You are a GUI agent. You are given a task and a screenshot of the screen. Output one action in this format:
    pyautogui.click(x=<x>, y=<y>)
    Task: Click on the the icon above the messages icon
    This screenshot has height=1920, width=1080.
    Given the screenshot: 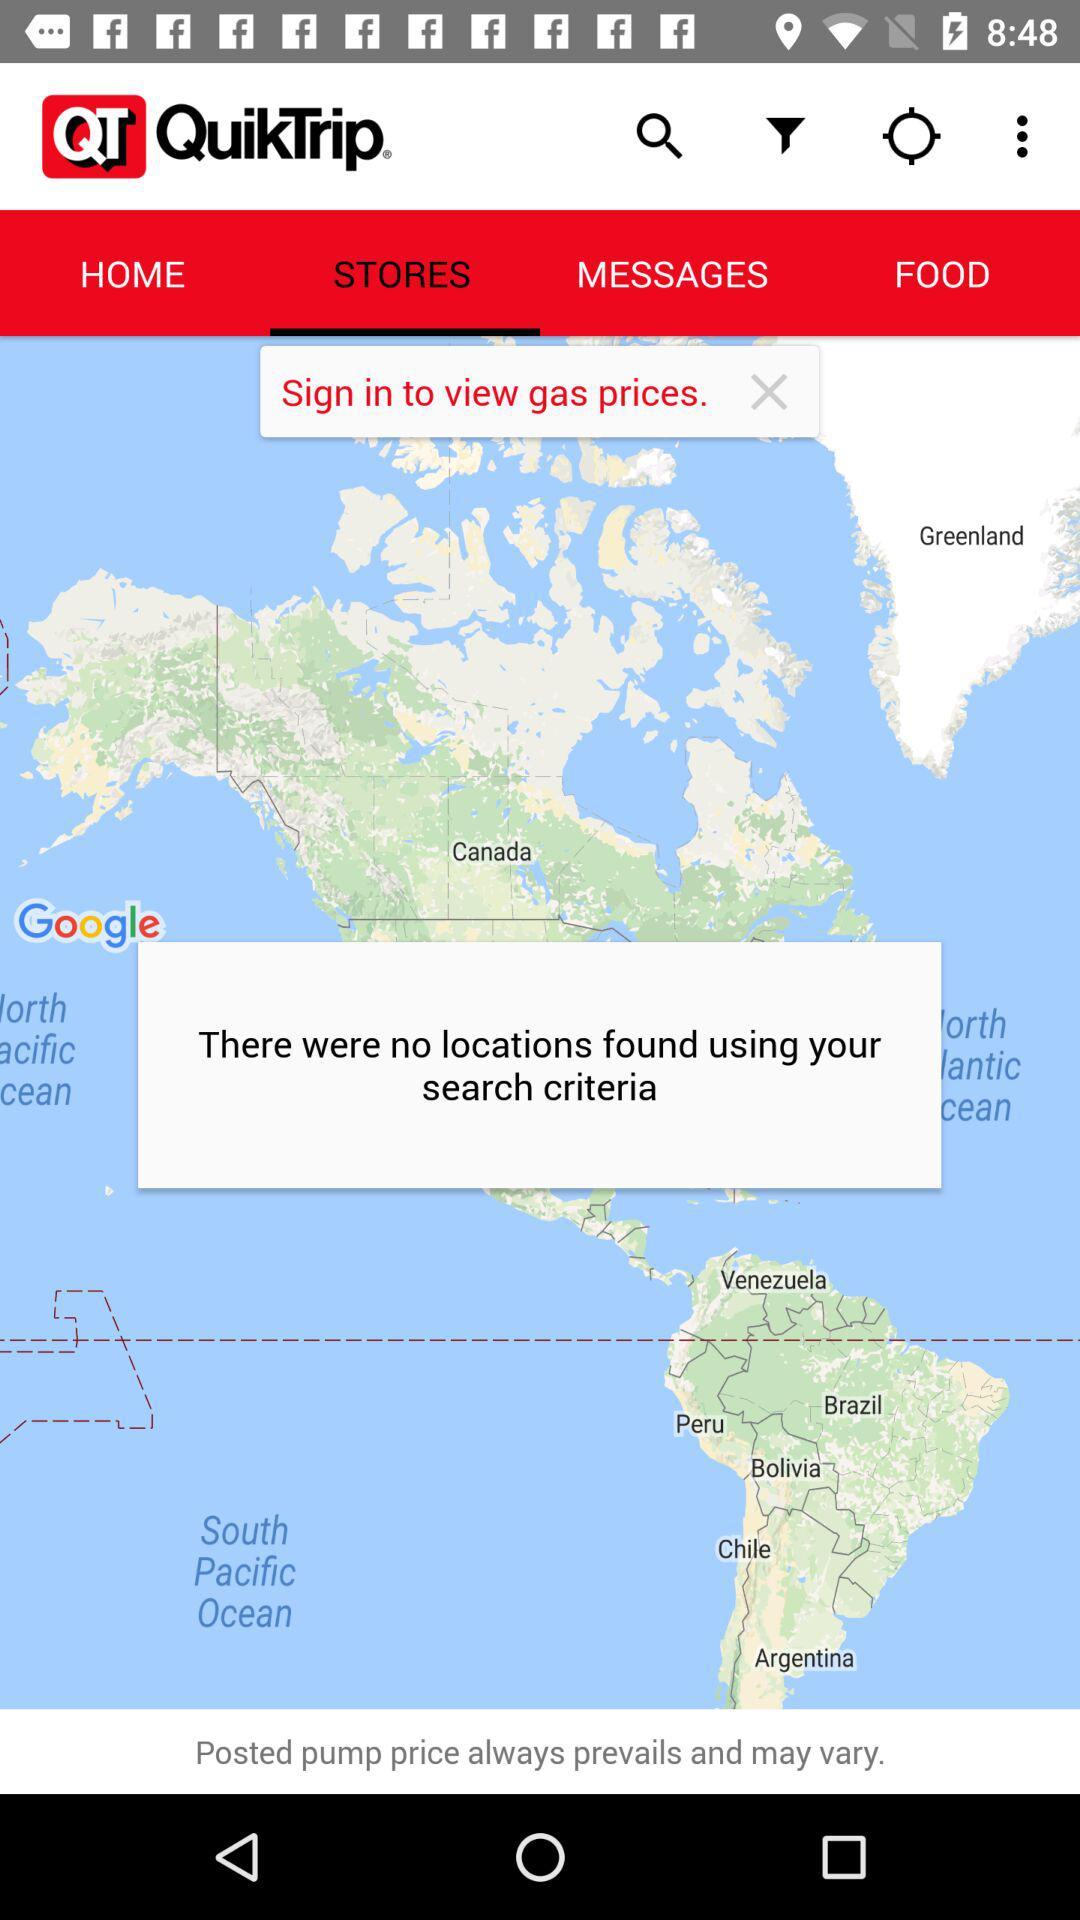 What is the action you would take?
    pyautogui.click(x=785, y=135)
    